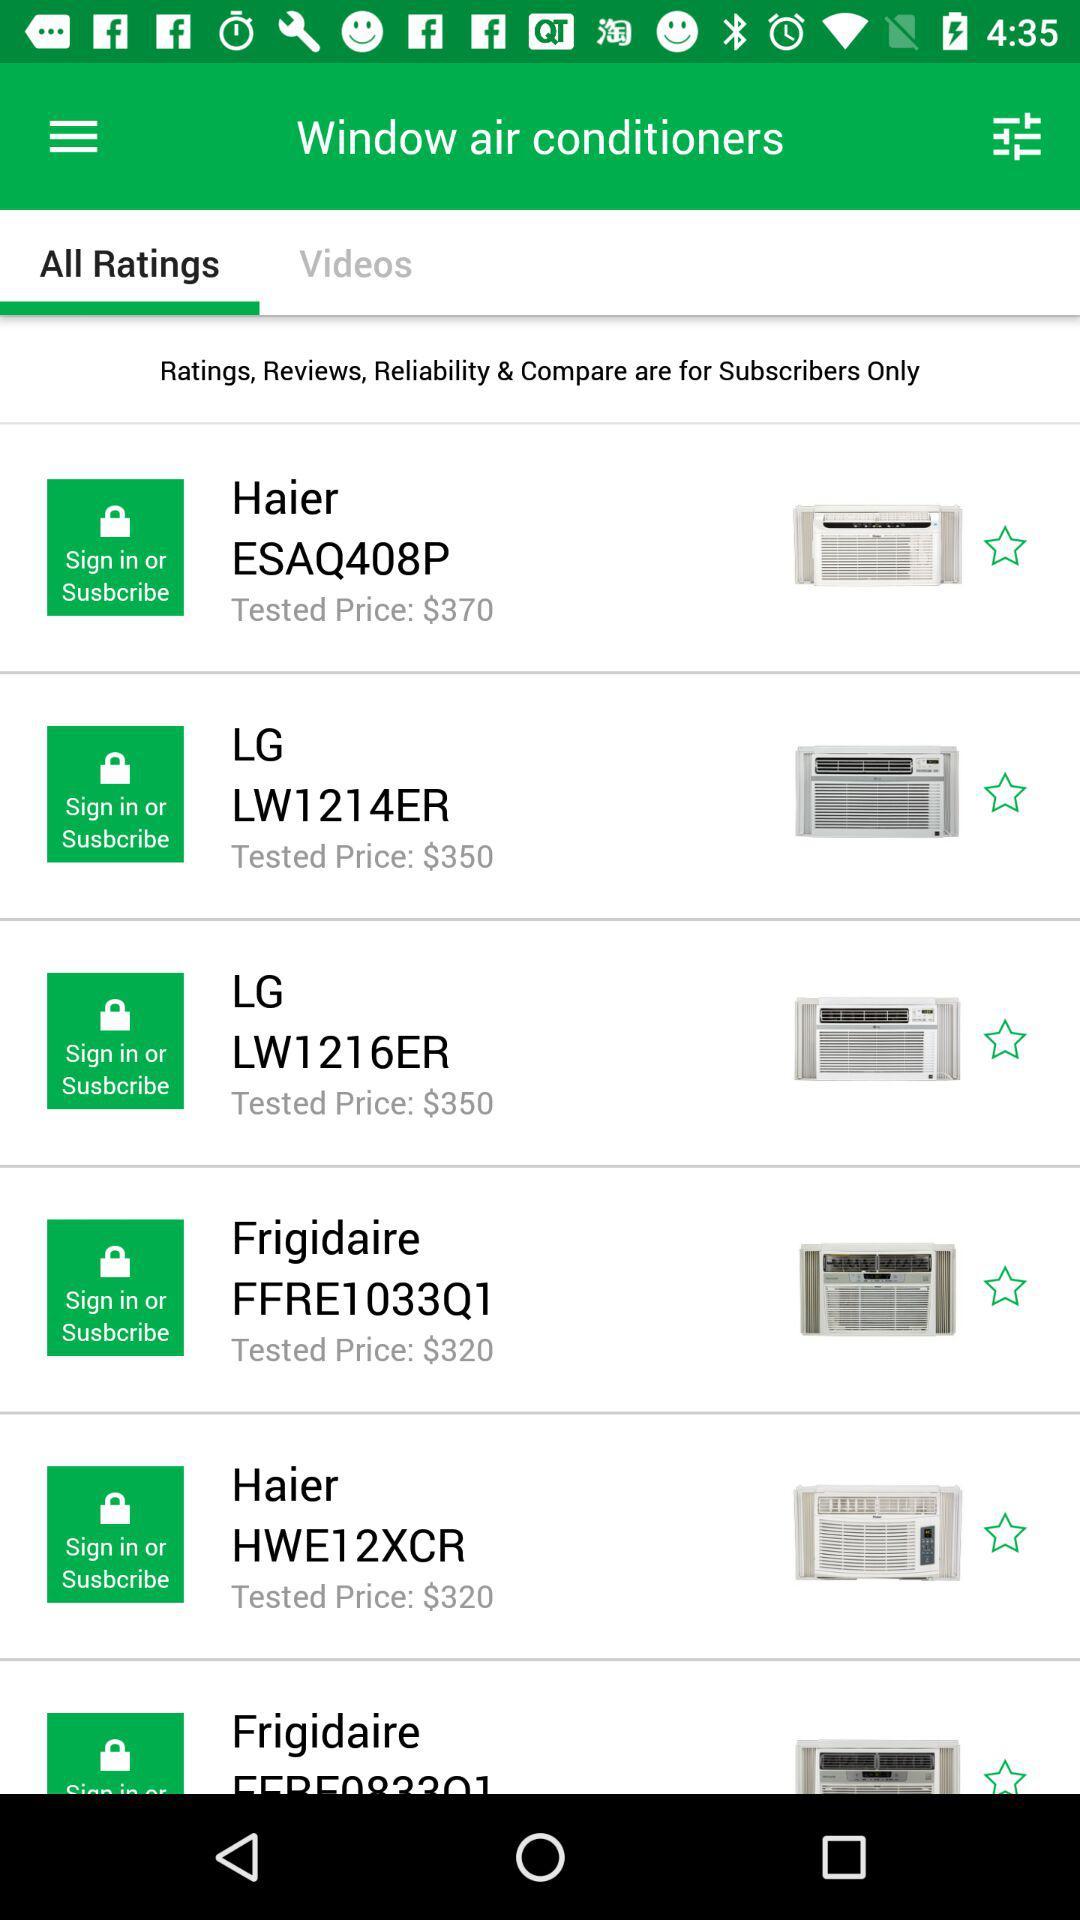  Describe the element at coordinates (72, 135) in the screenshot. I see `icon to the left of window air conditioners` at that location.